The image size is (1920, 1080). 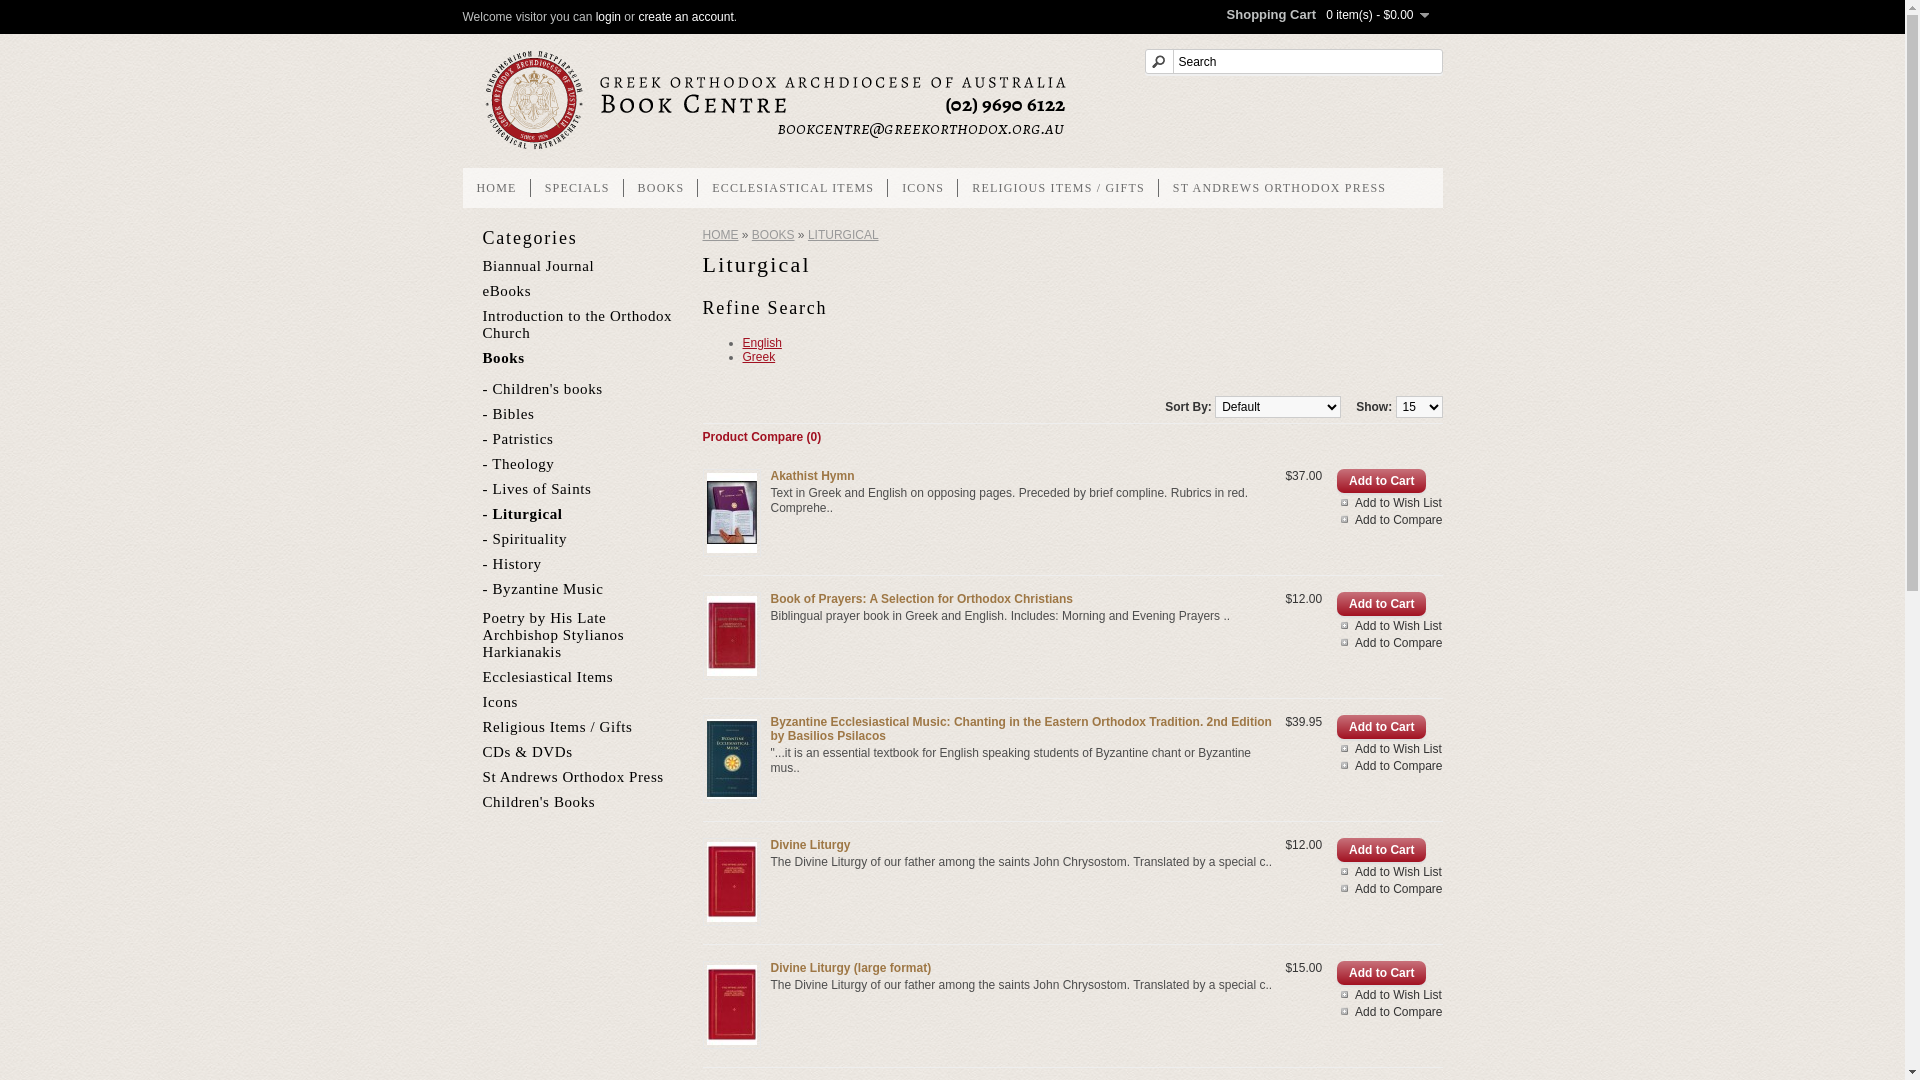 I want to click on 'Biannual Journal', so click(x=537, y=265).